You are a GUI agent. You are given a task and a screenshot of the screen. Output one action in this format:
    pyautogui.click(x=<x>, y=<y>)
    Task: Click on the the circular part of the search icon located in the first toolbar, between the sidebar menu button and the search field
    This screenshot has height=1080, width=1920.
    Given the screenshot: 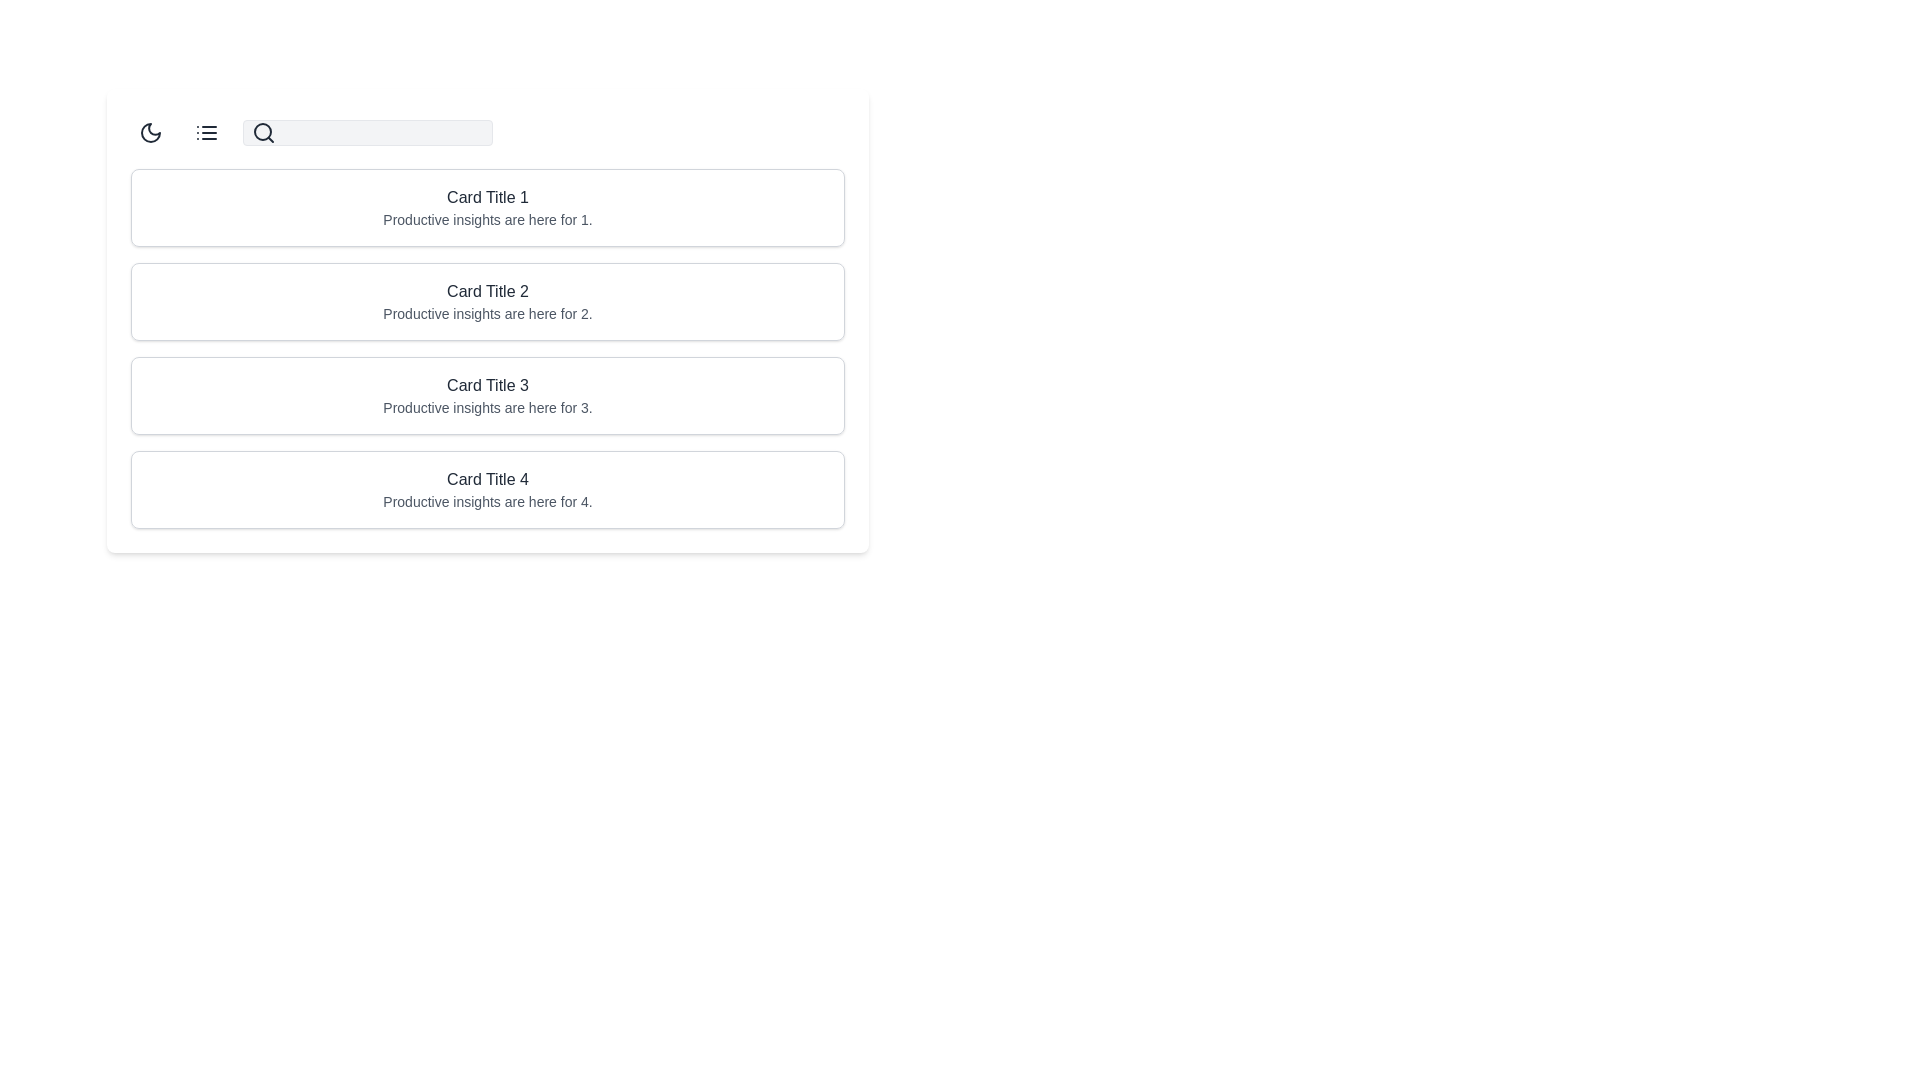 What is the action you would take?
    pyautogui.click(x=262, y=131)
    